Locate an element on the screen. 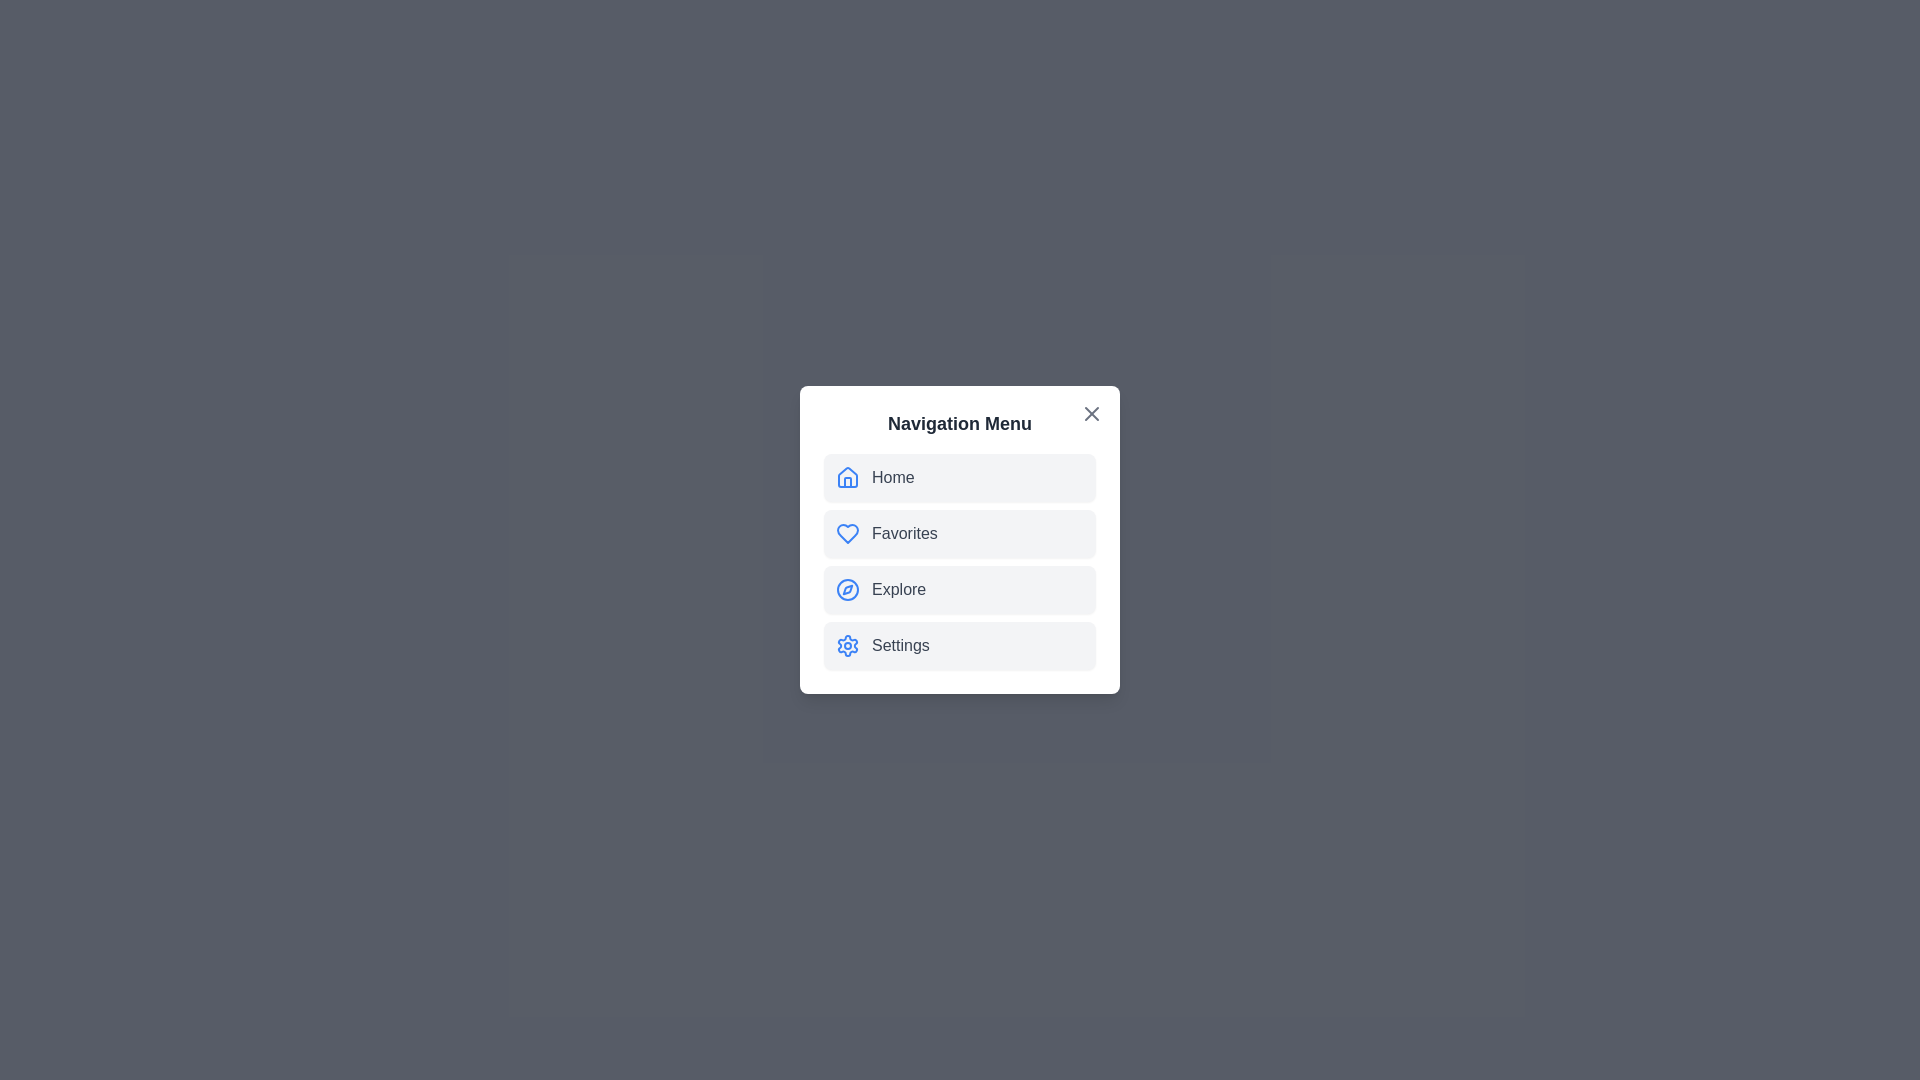  the navigation item Explore to observe its hover effect is located at coordinates (960, 589).